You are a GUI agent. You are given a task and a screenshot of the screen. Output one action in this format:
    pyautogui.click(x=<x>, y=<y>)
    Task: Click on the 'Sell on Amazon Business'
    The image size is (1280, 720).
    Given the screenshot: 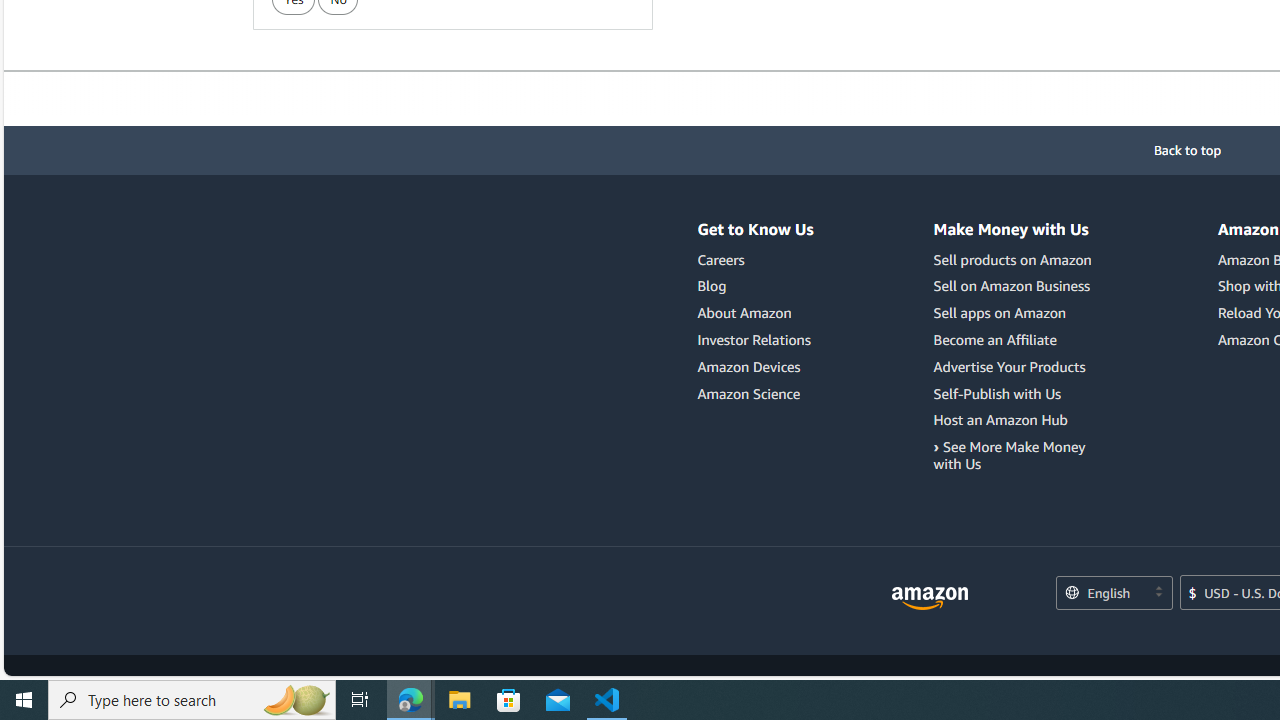 What is the action you would take?
    pyautogui.click(x=1011, y=286)
    